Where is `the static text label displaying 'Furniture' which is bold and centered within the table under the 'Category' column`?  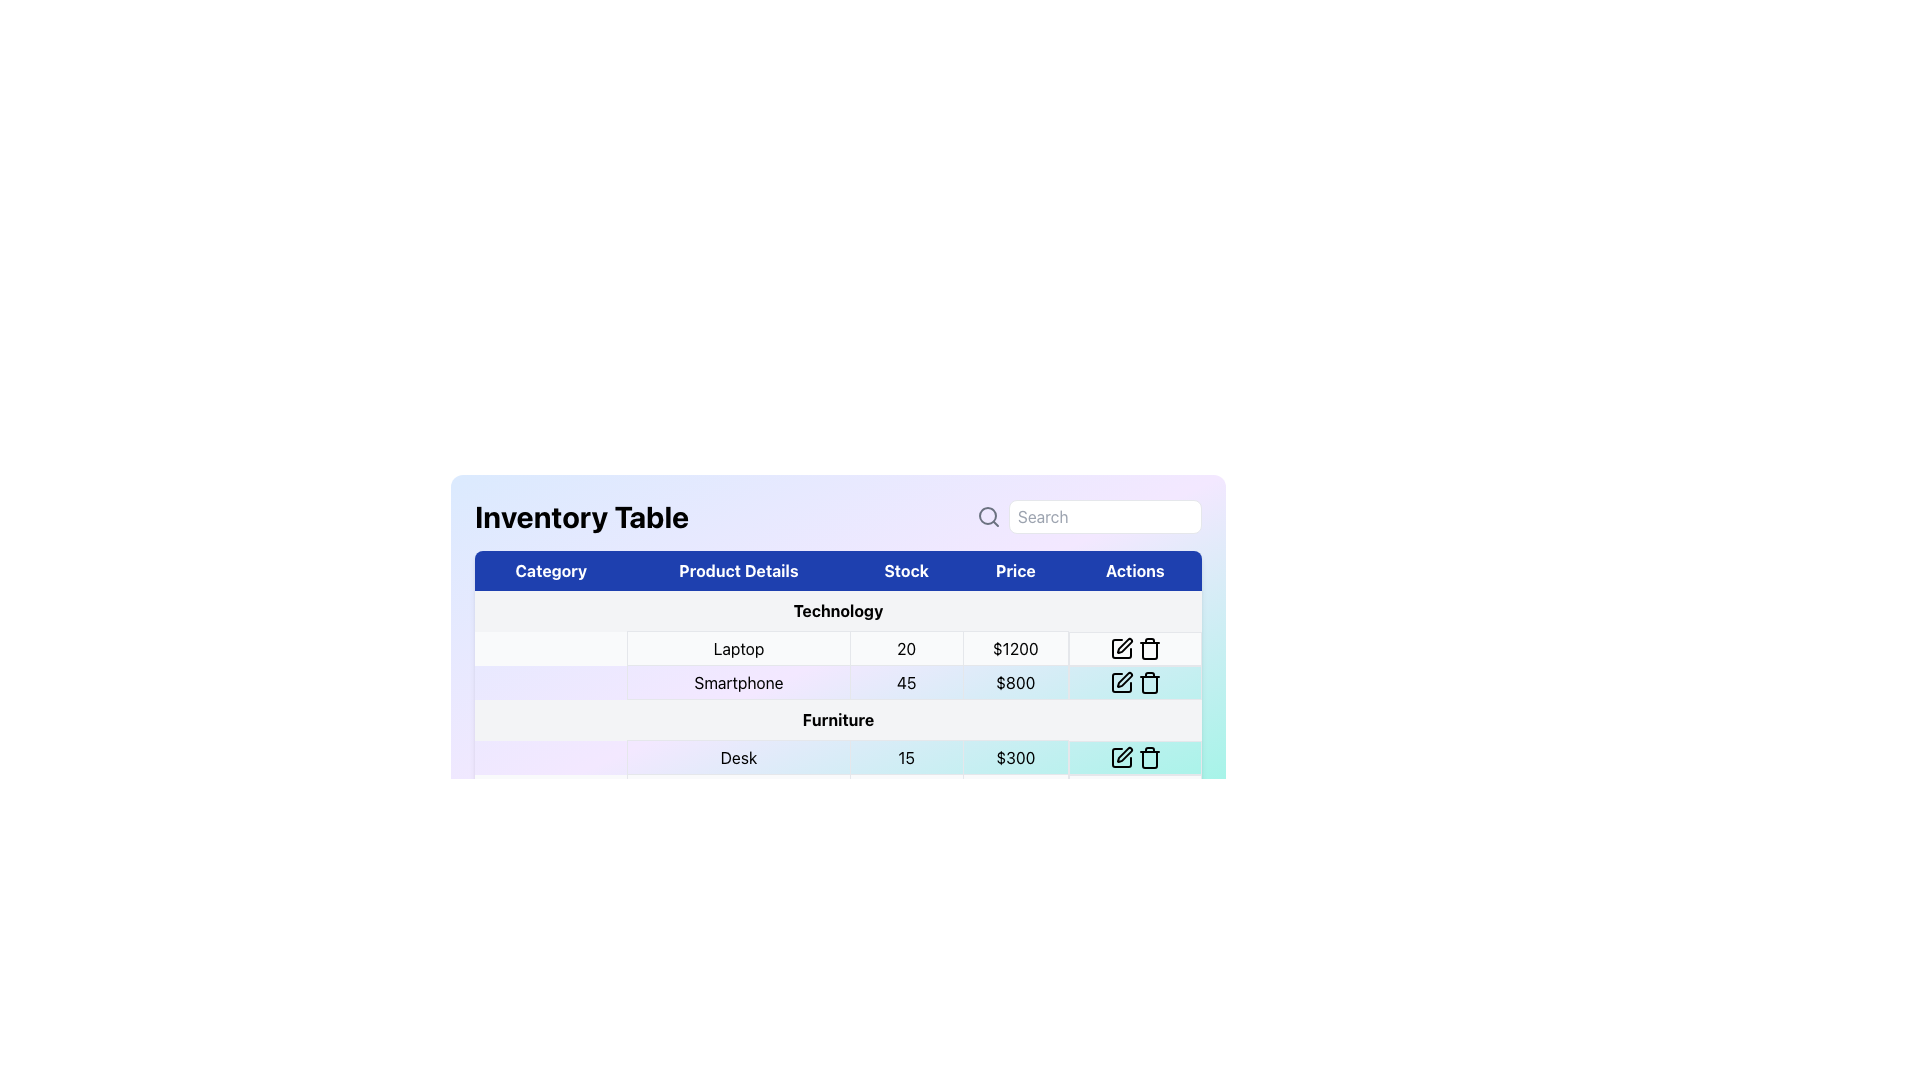 the static text label displaying 'Furniture' which is bold and centered within the table under the 'Category' column is located at coordinates (838, 720).